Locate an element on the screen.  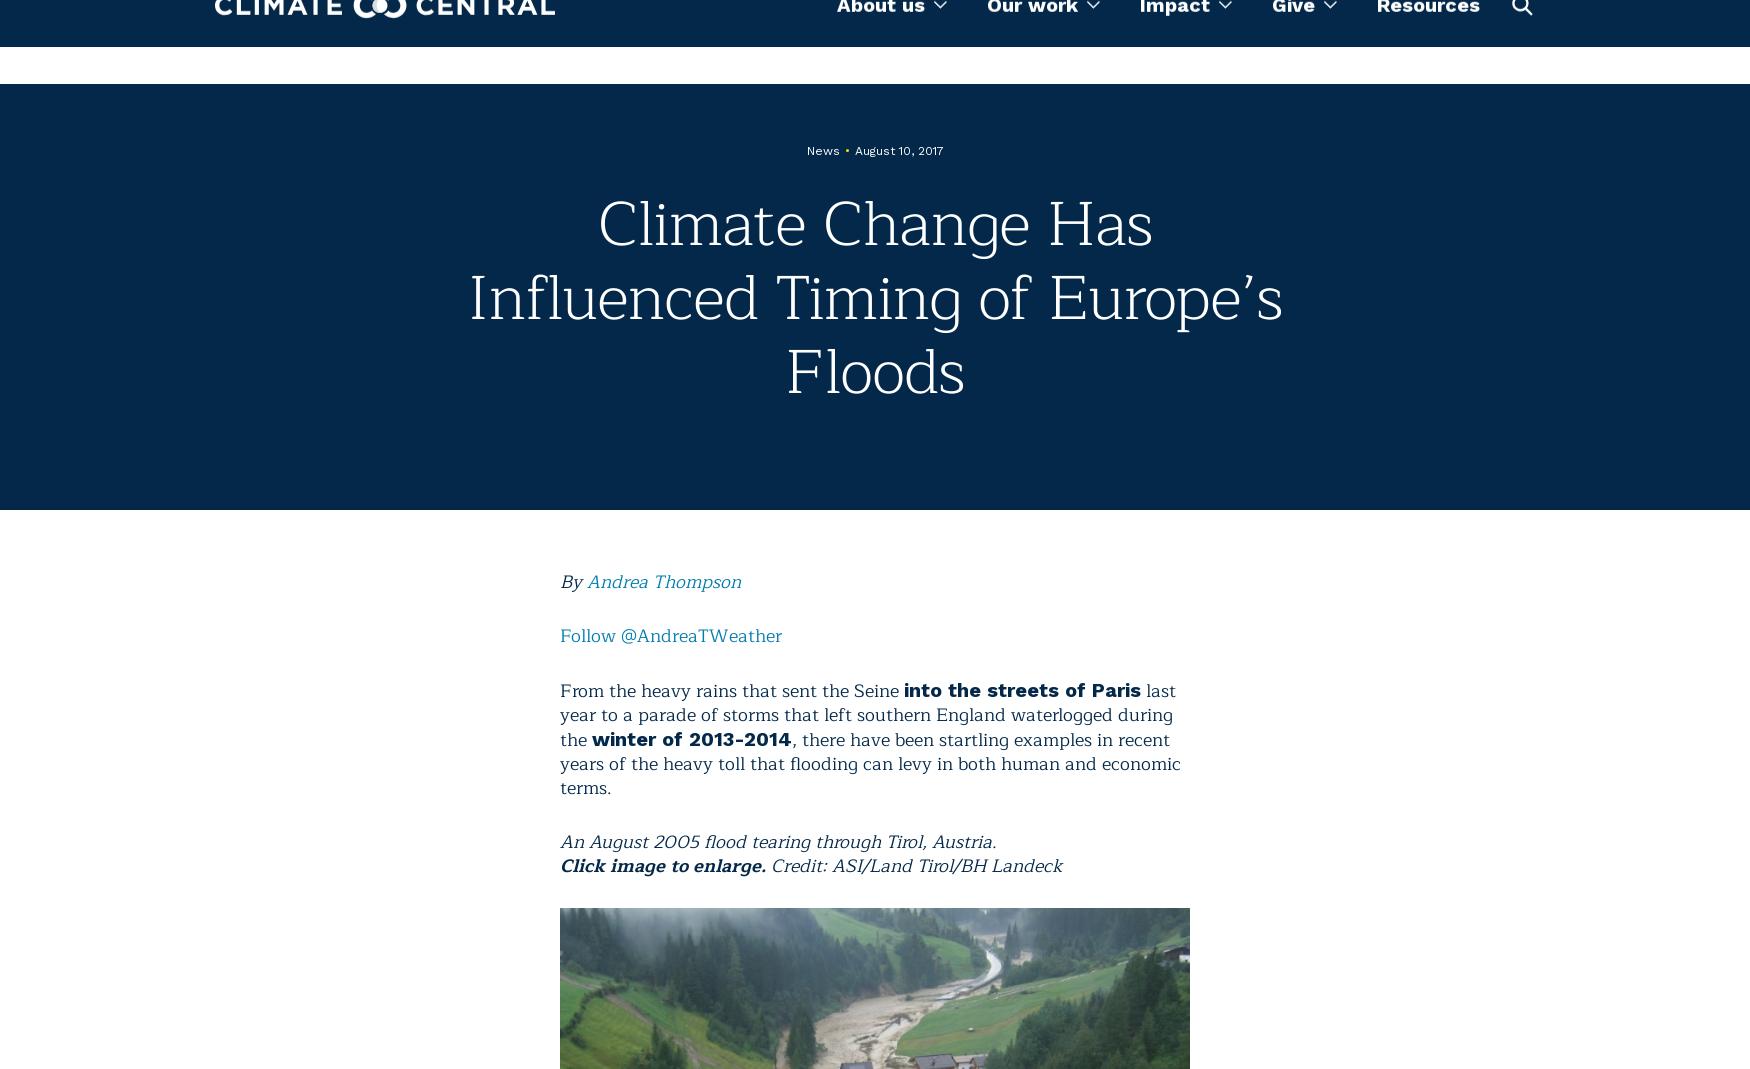
', there have been startling examples in recent years of the heavy toll that flooding can levy in both human and economic terms.' is located at coordinates (870, 764).